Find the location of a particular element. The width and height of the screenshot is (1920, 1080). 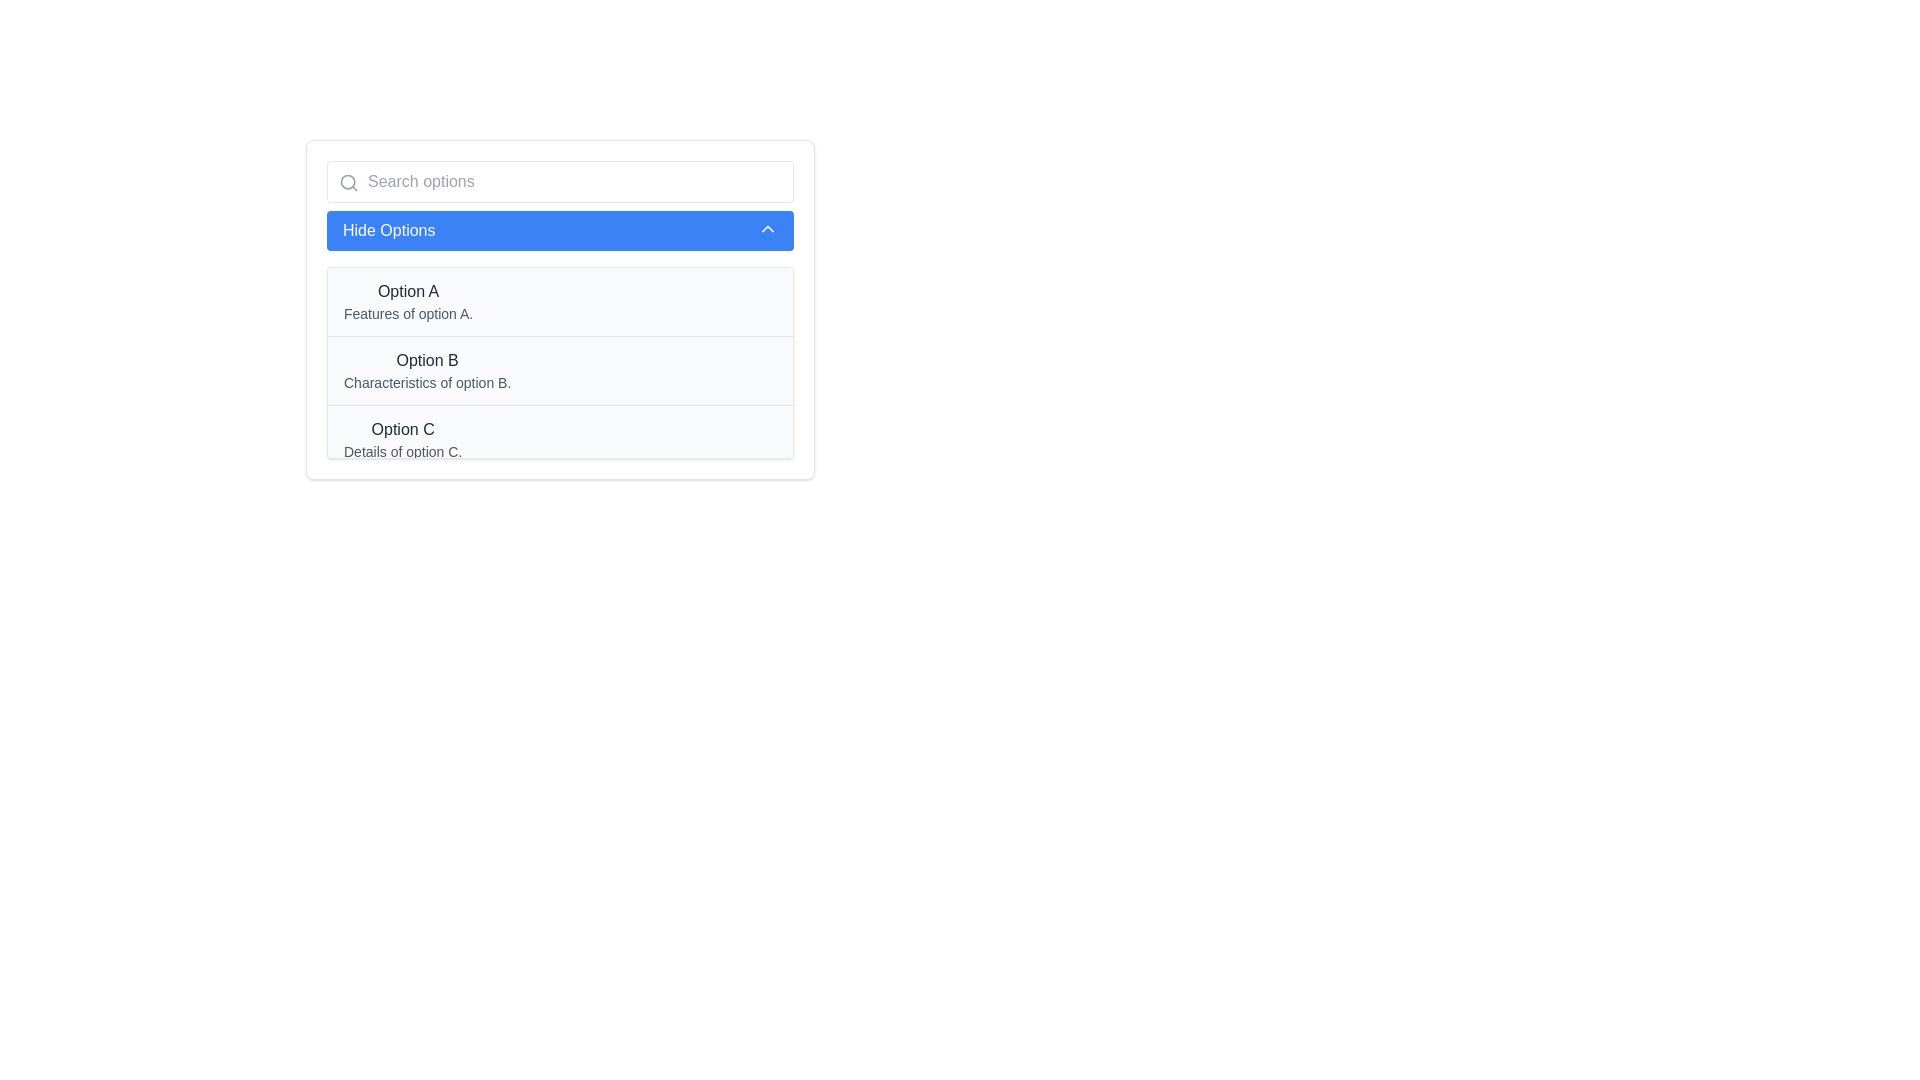

the circular magnifying glass icon in the top-left corner of the popup element is located at coordinates (348, 182).